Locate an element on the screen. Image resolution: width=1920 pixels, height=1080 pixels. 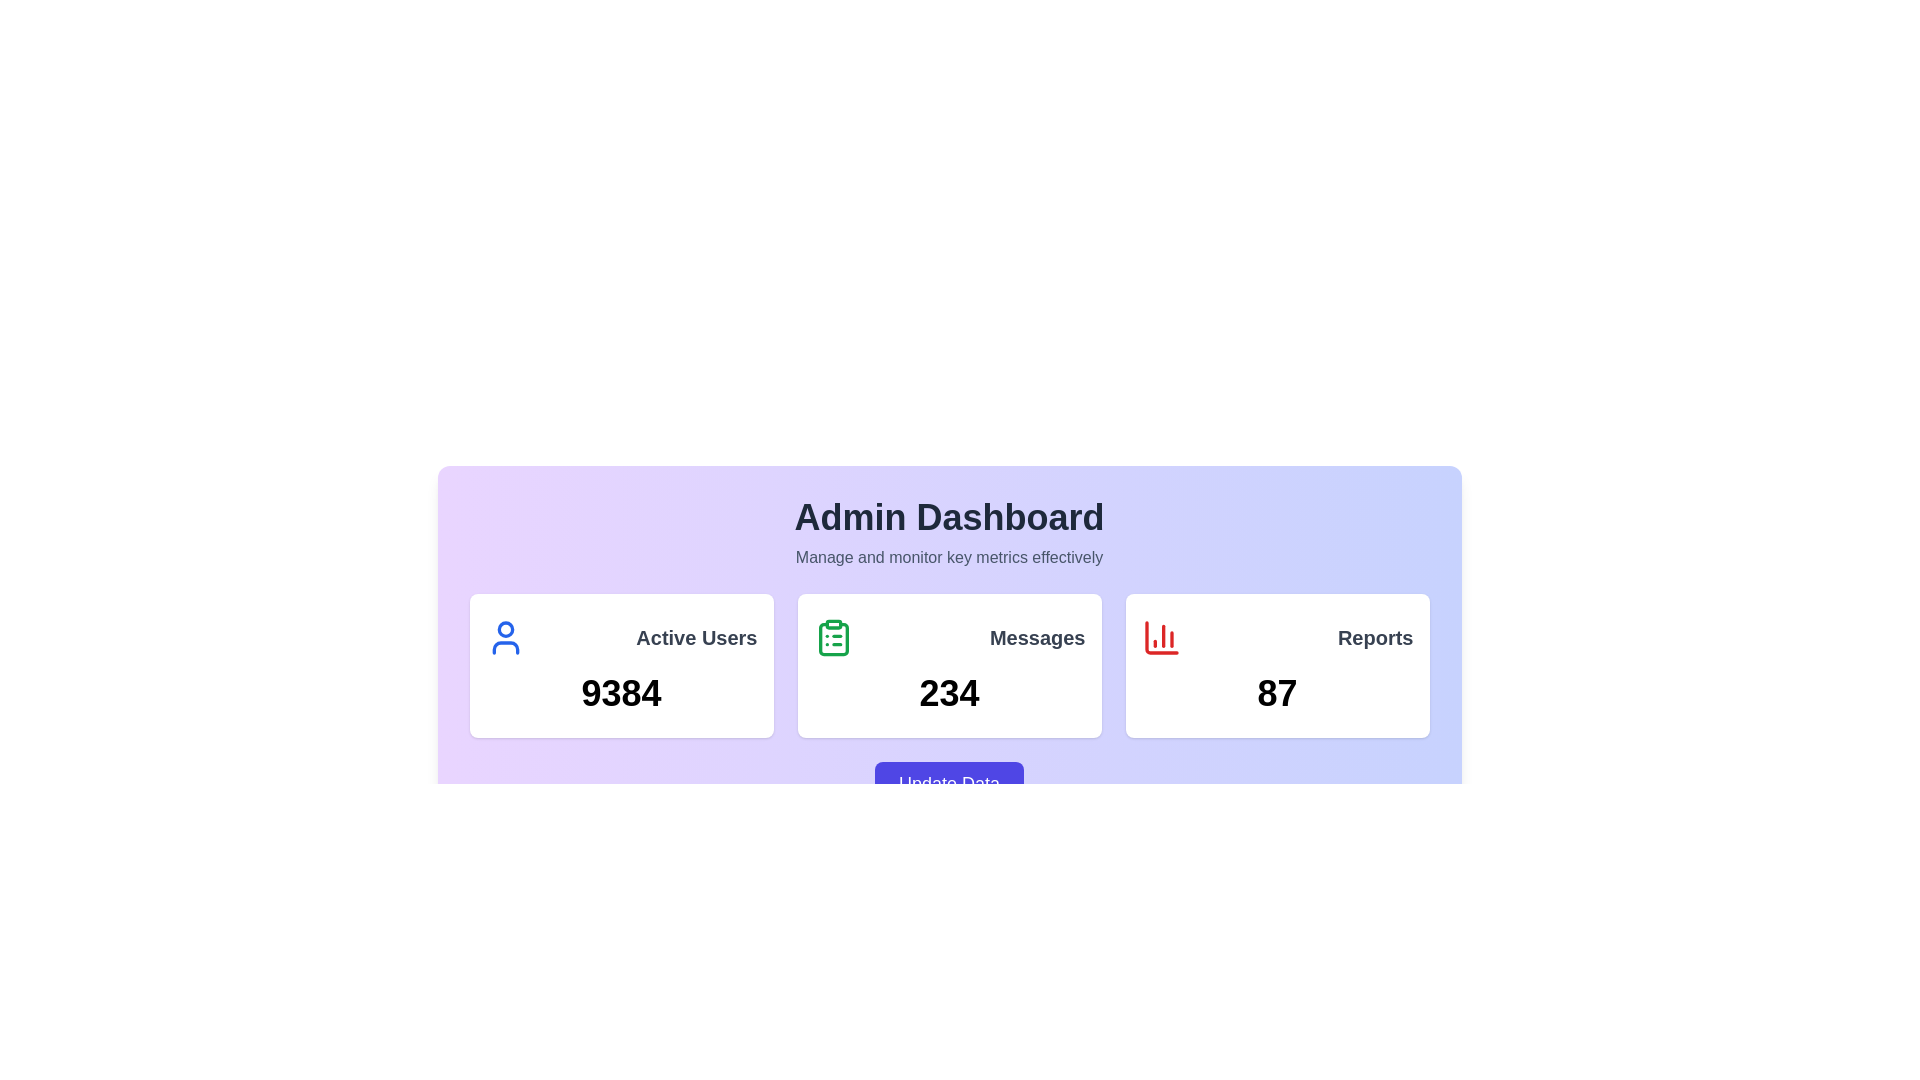
the circular SVG element located at the top central part of the user icon graphic within the user information card is located at coordinates (505, 628).